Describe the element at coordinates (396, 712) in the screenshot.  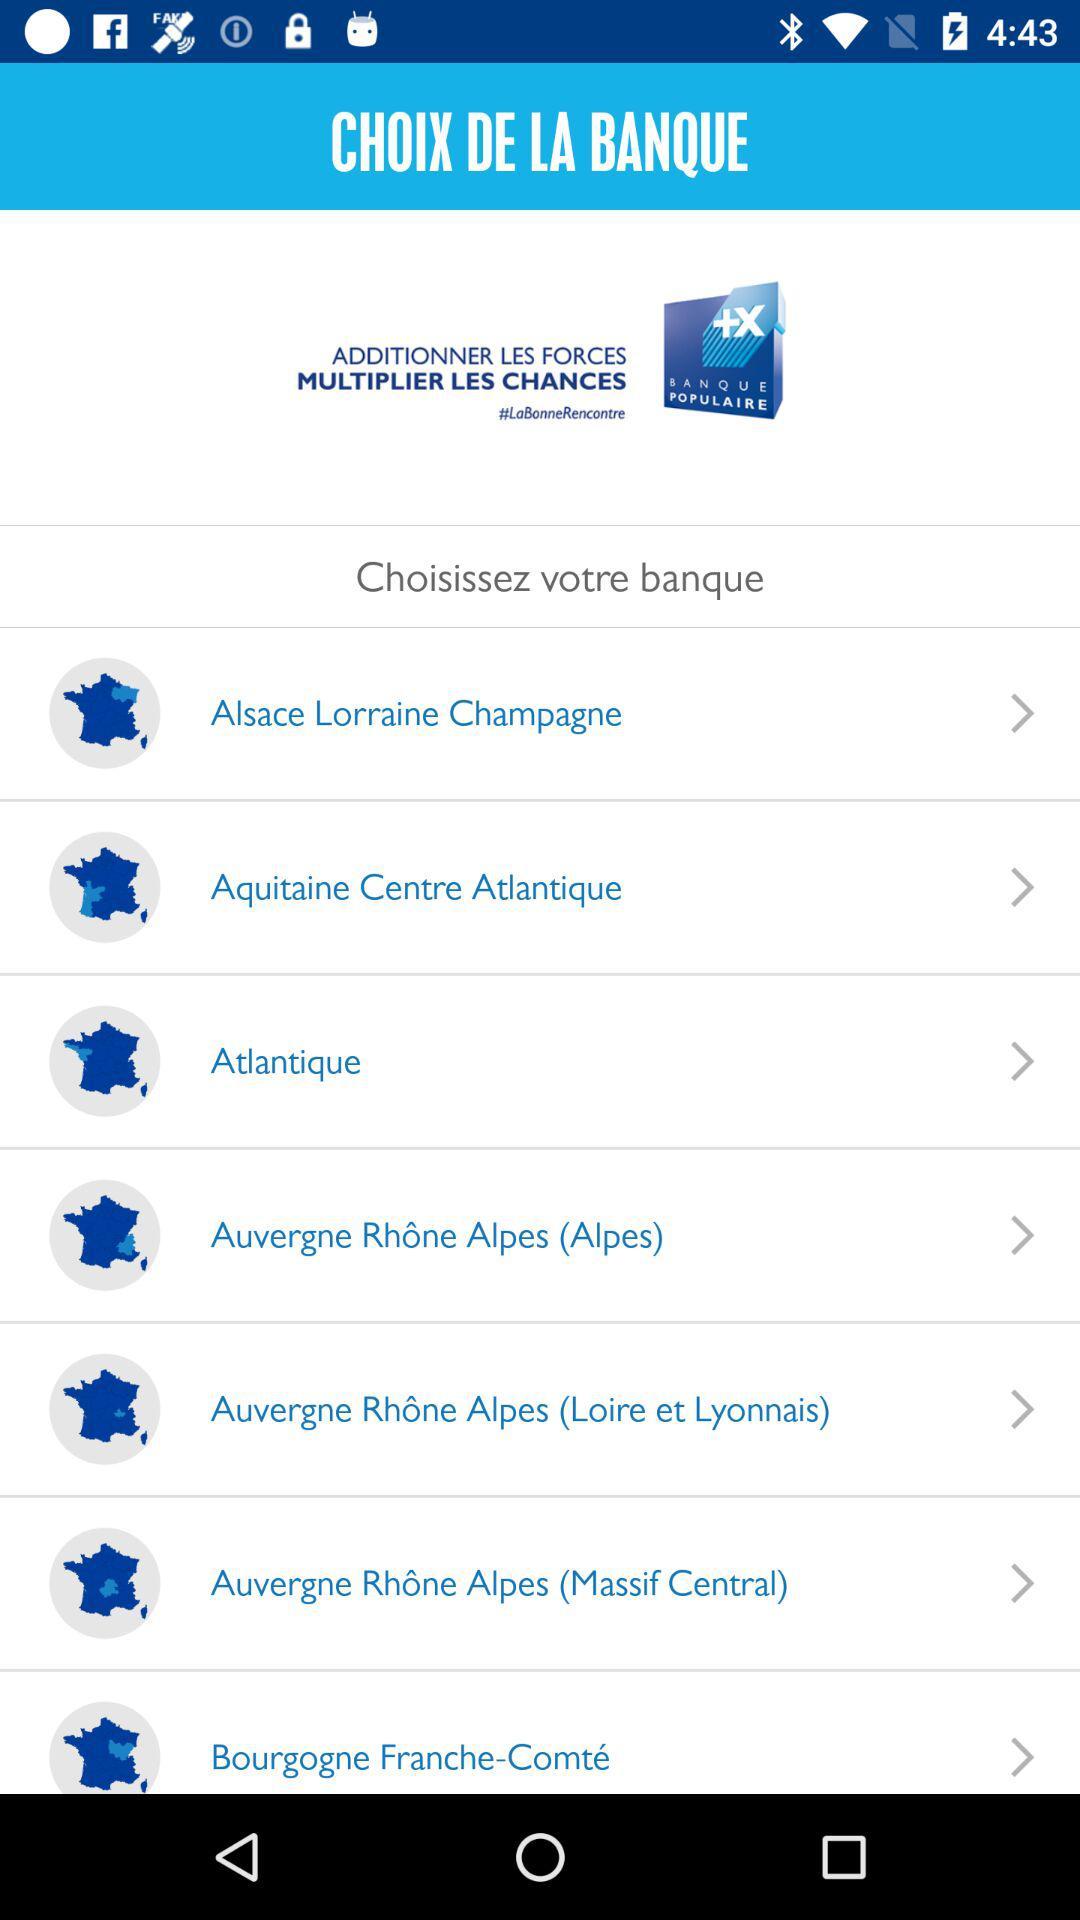
I see `the alsace lorraine champagne icon` at that location.